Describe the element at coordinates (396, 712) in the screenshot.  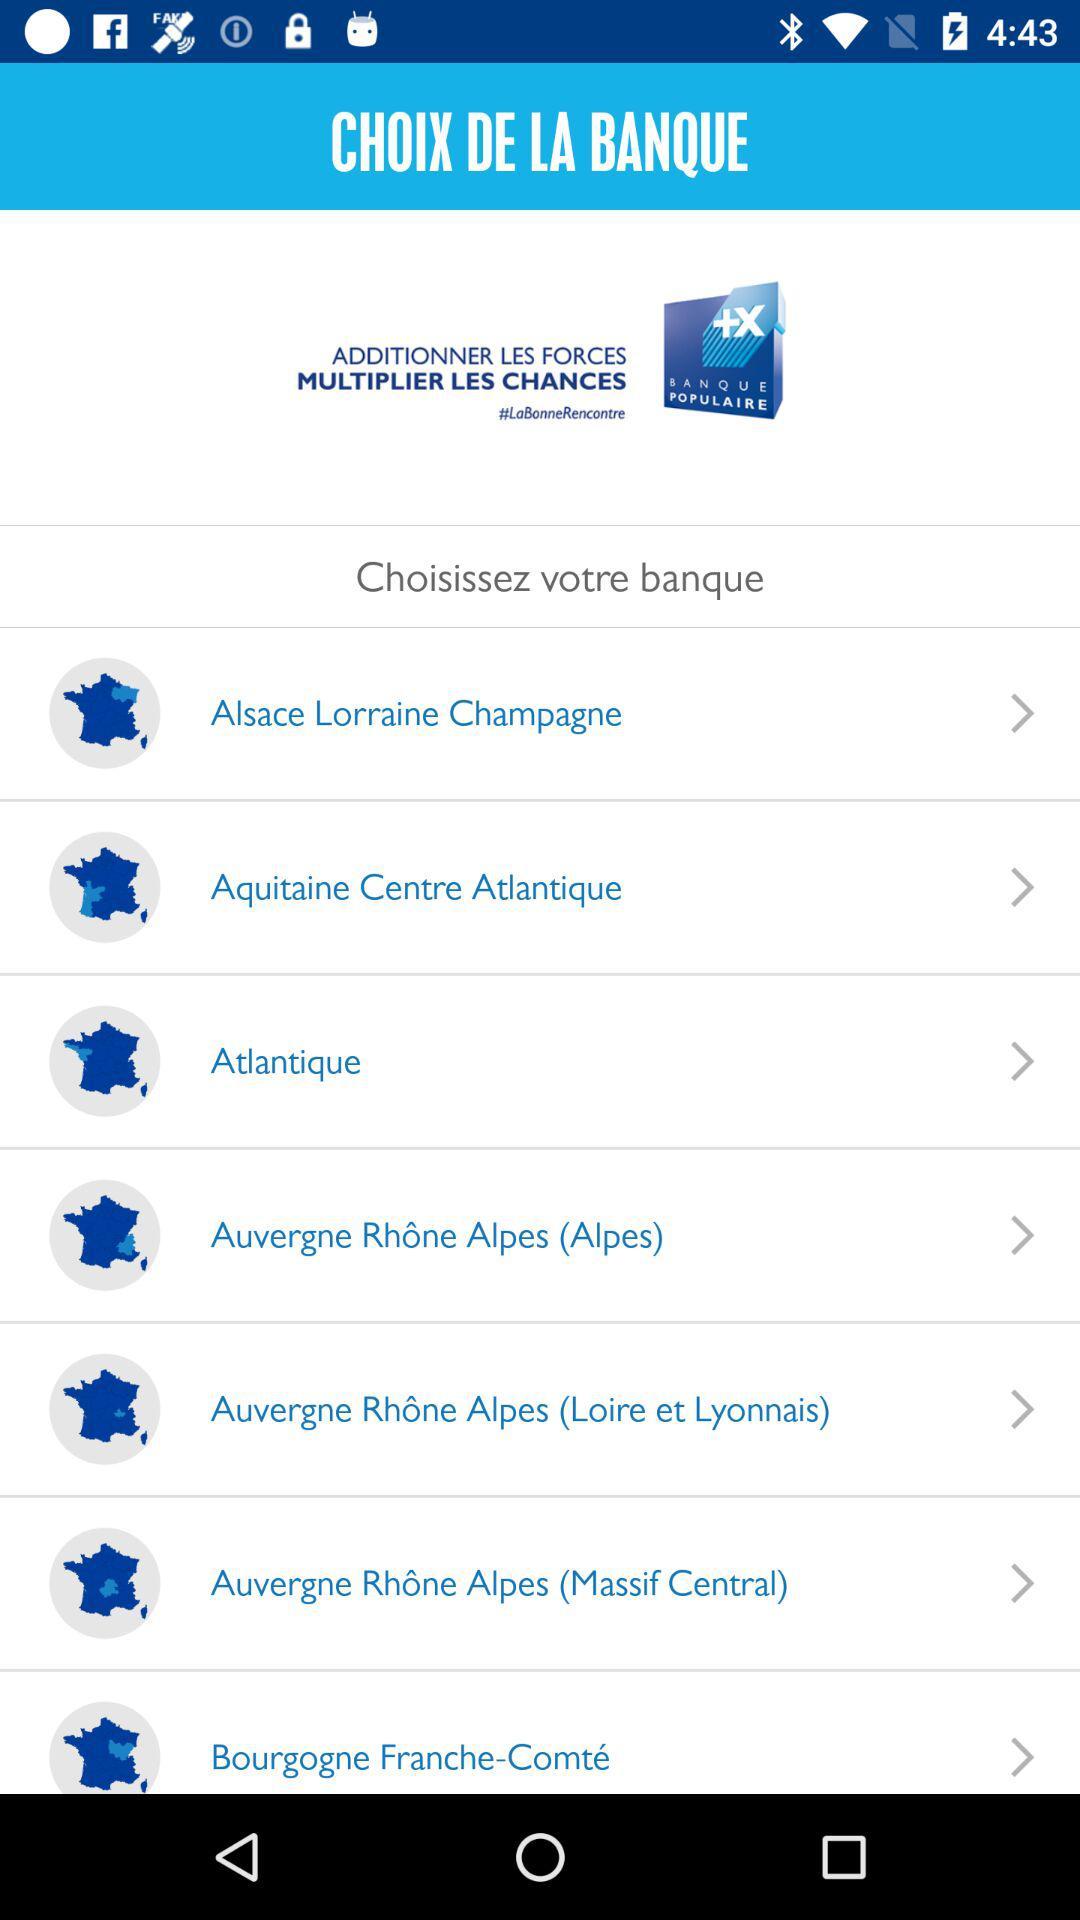
I see `the alsace lorraine champagne icon` at that location.